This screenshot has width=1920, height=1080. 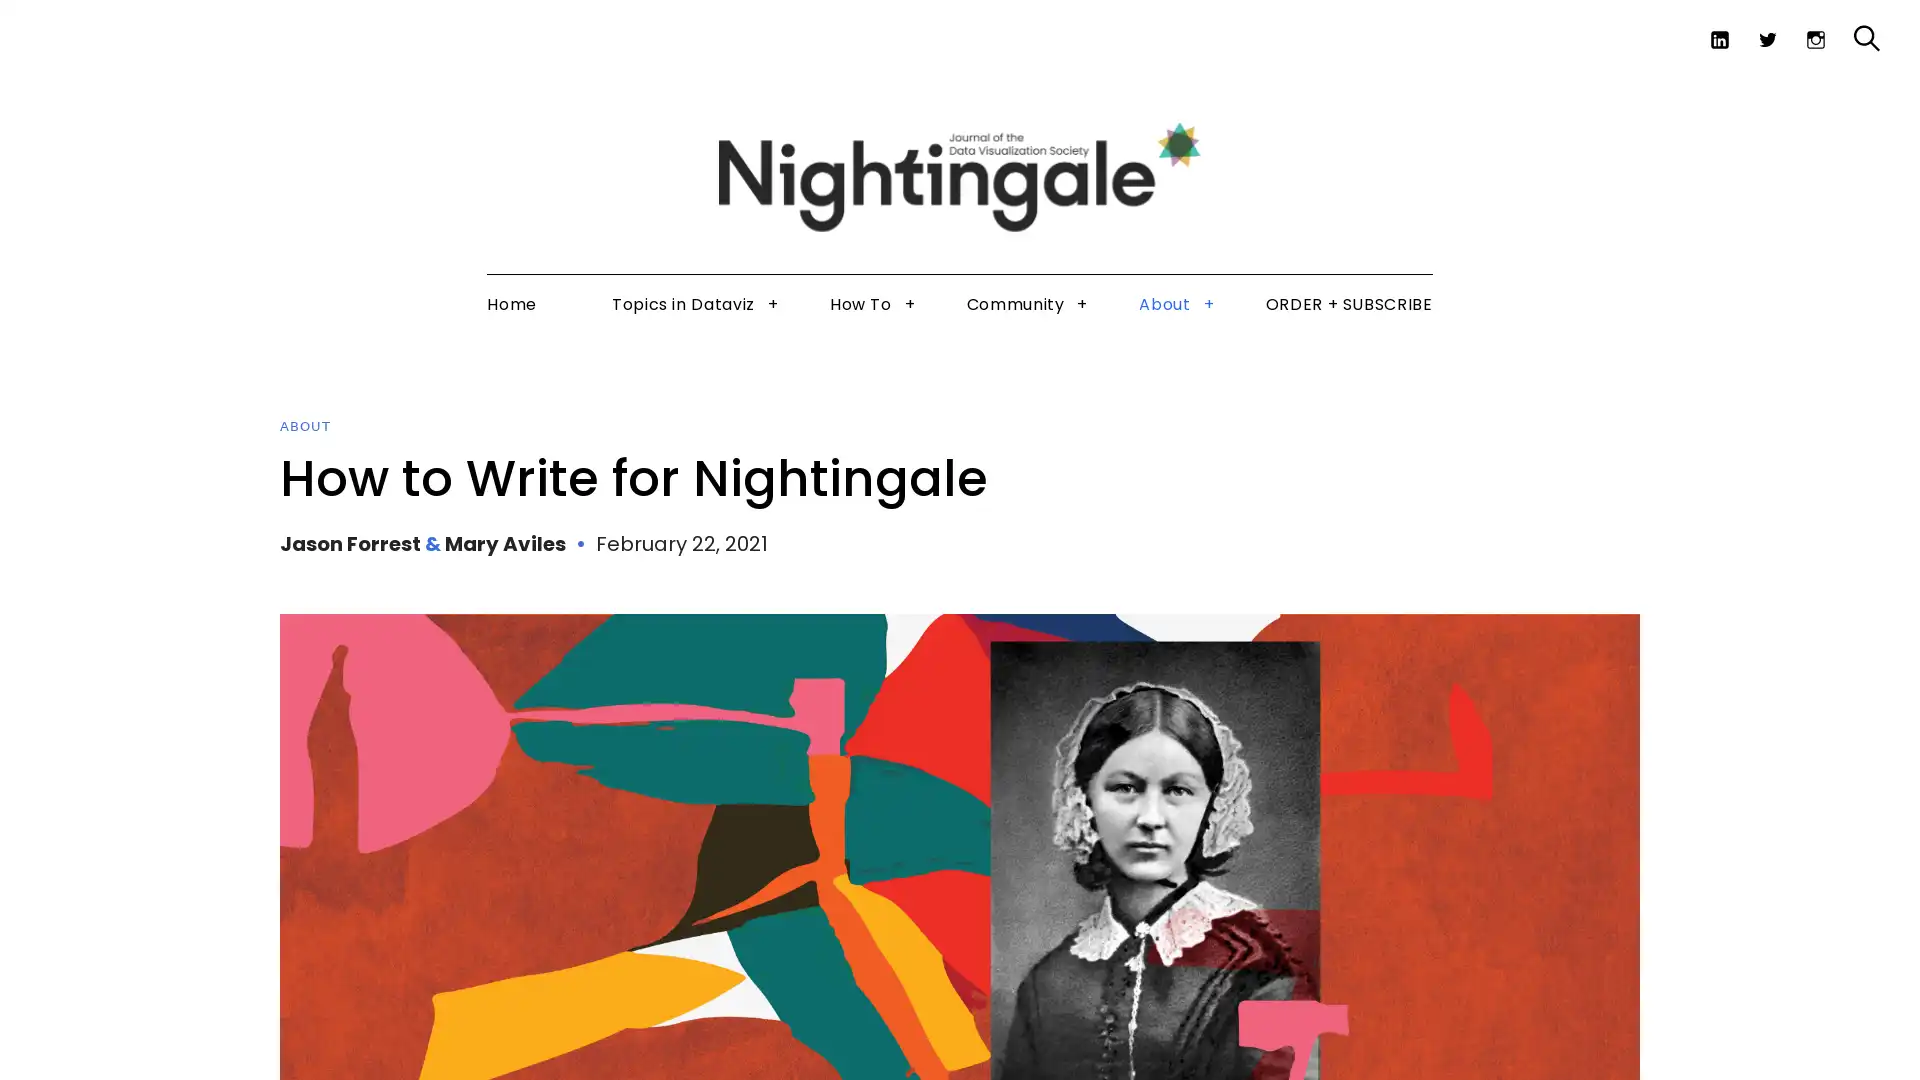 What do you see at coordinates (56, 29) in the screenshot?
I see `MENU` at bounding box center [56, 29].